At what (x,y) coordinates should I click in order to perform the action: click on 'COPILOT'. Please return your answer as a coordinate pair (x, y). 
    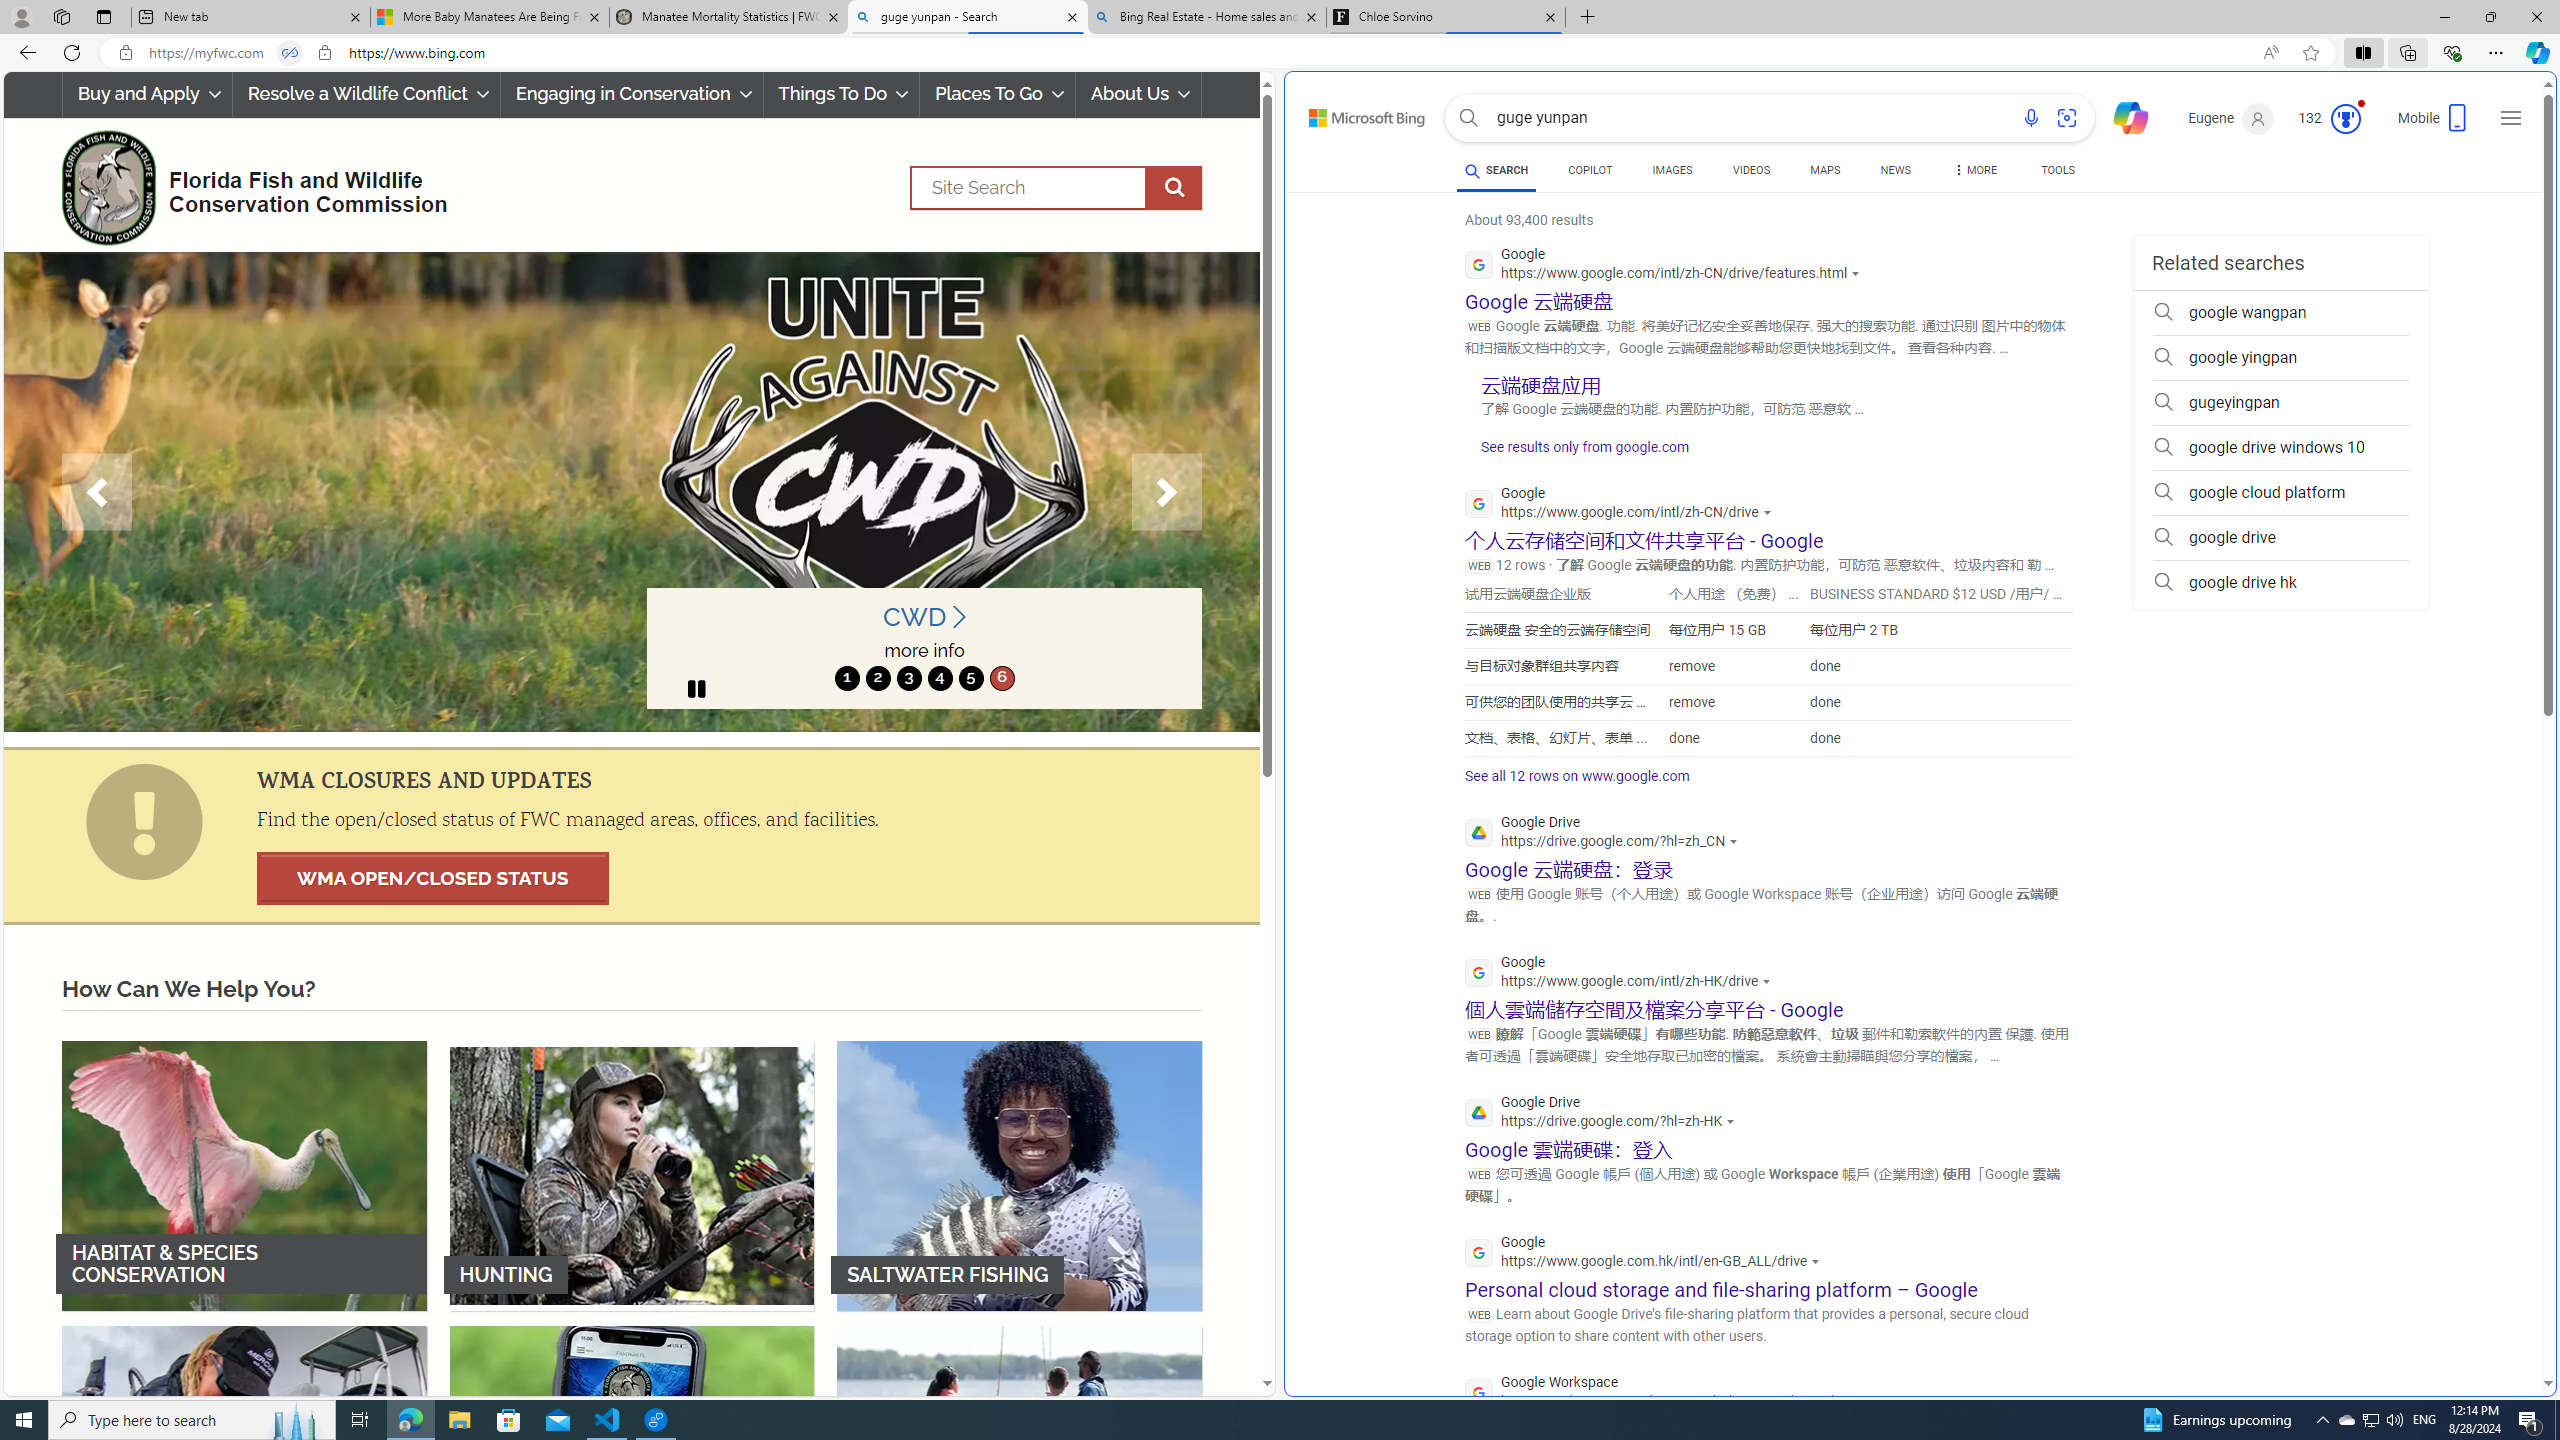
    Looking at the image, I should click on (1589, 169).